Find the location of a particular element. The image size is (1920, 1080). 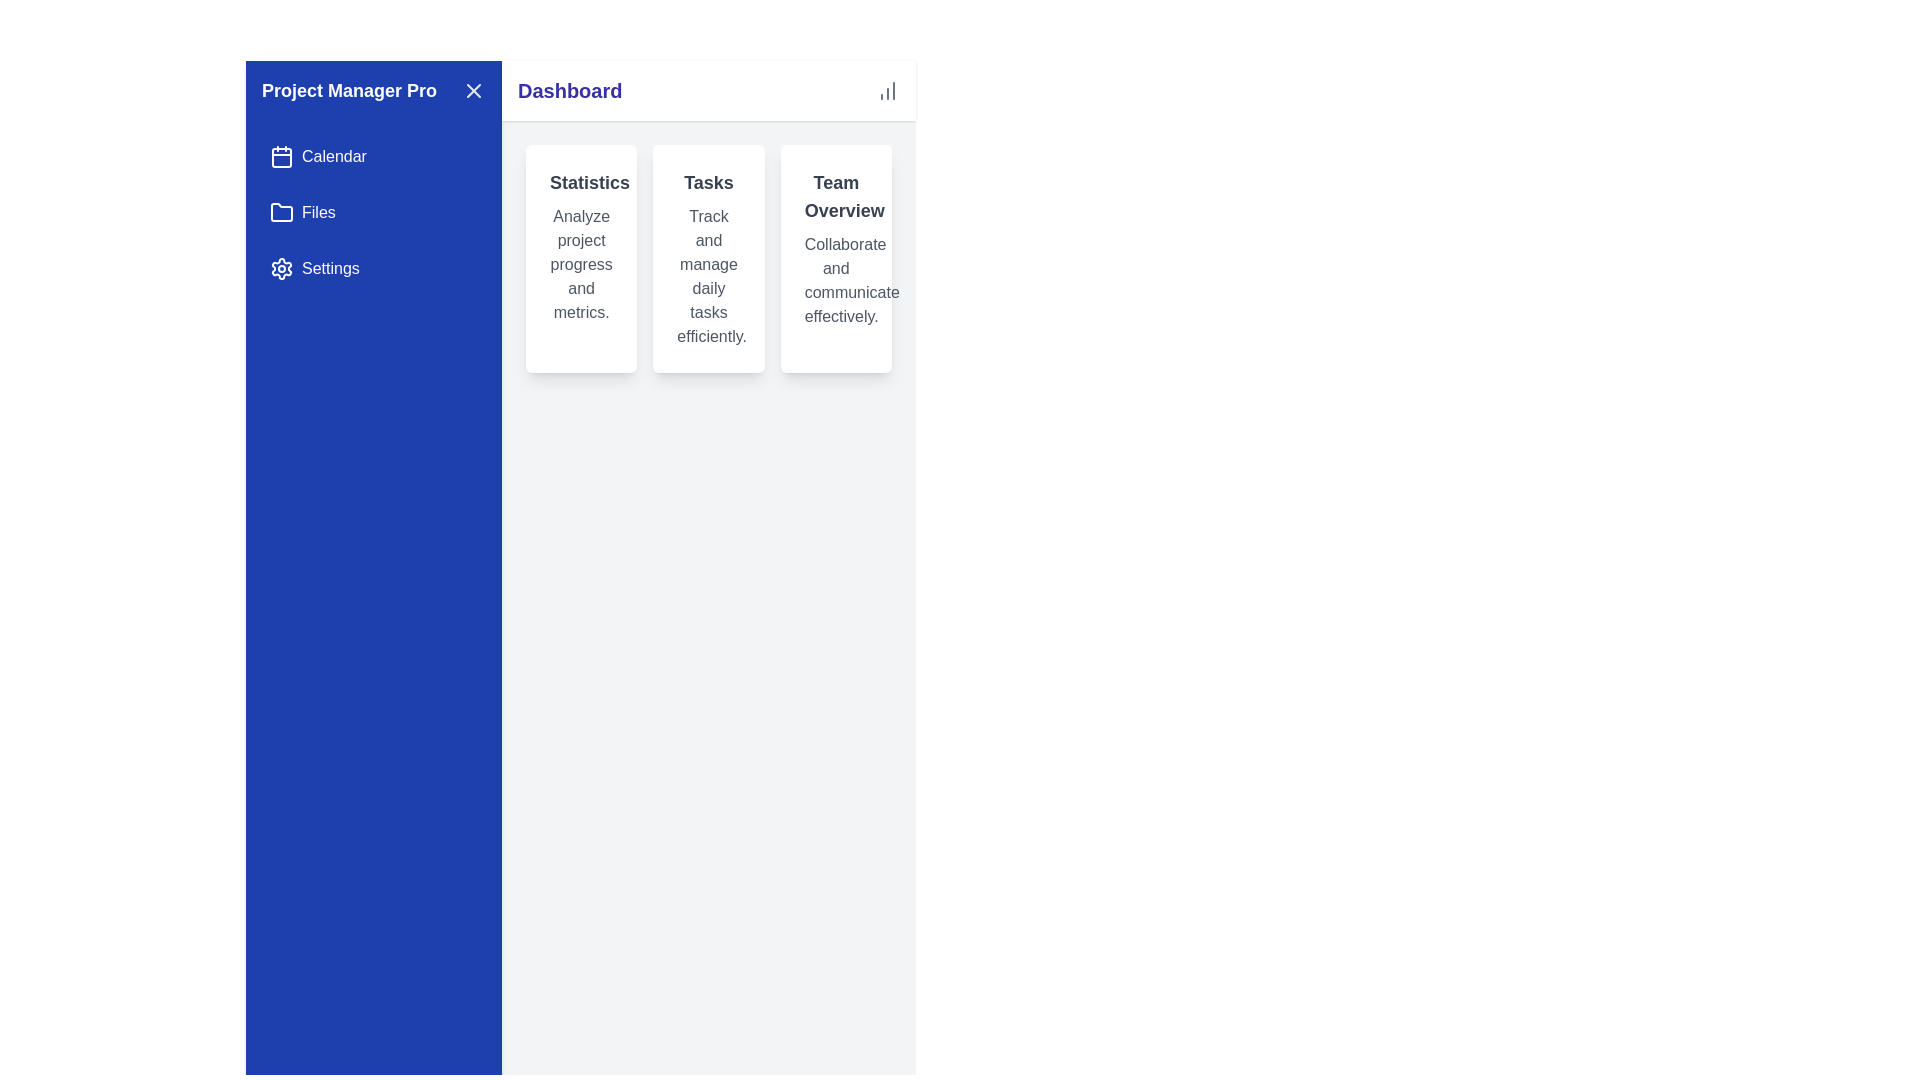

the static textual display reading 'Project Manager Pro' located at the top of the blue vertical navigation sidebar is located at coordinates (374, 91).